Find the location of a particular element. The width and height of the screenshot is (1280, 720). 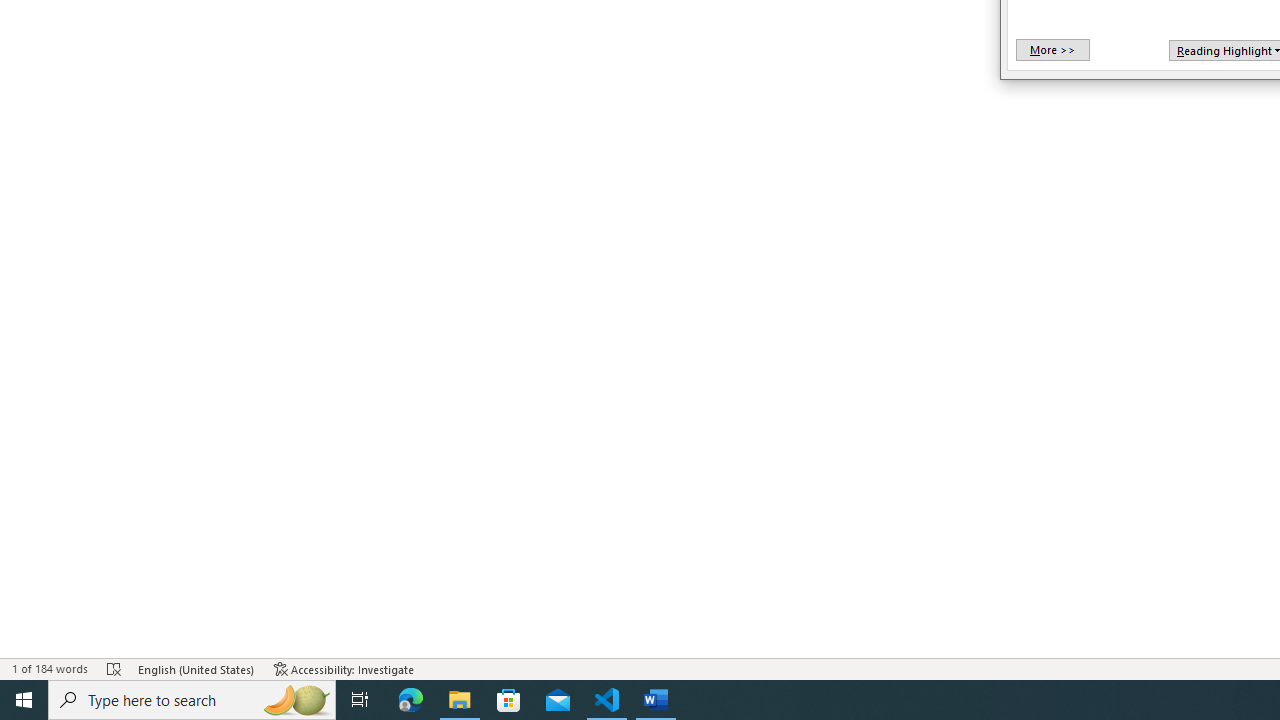

'File Explorer - 1 running window' is located at coordinates (459, 698).